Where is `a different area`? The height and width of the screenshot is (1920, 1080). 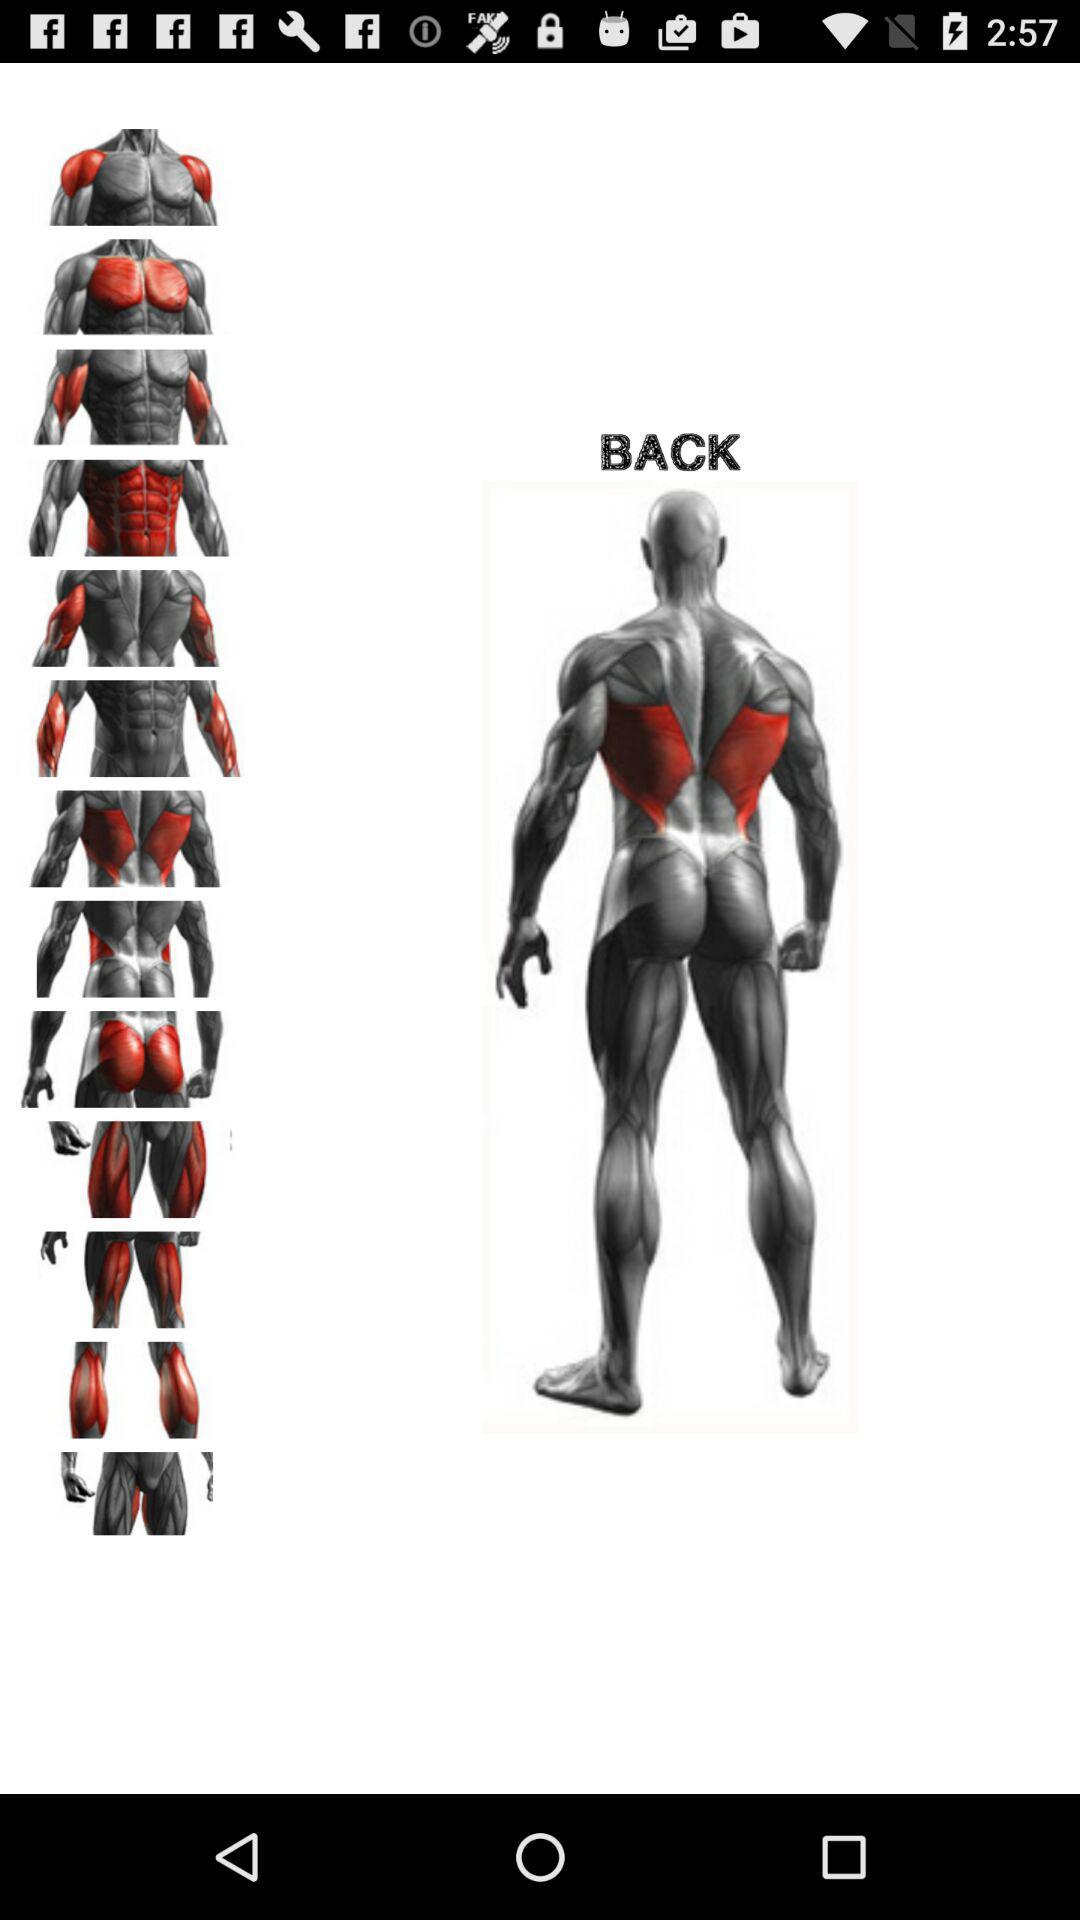 a different area is located at coordinates (131, 279).